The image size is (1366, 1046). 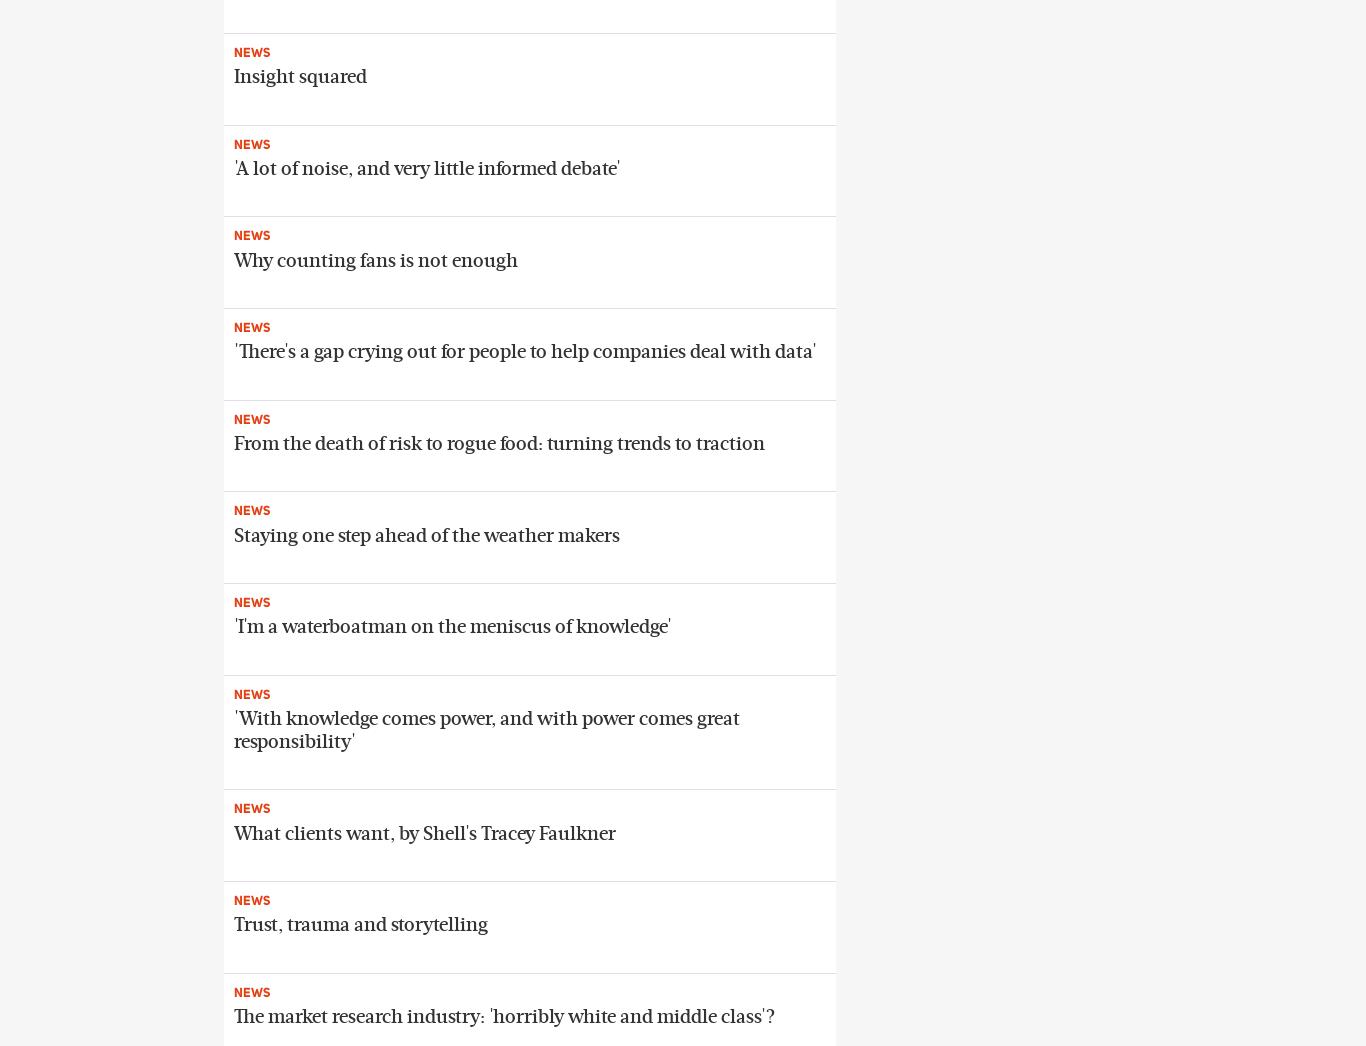 What do you see at coordinates (451, 627) in the screenshot?
I see `''I'm a waterboatman on the meniscus of knowledge''` at bounding box center [451, 627].